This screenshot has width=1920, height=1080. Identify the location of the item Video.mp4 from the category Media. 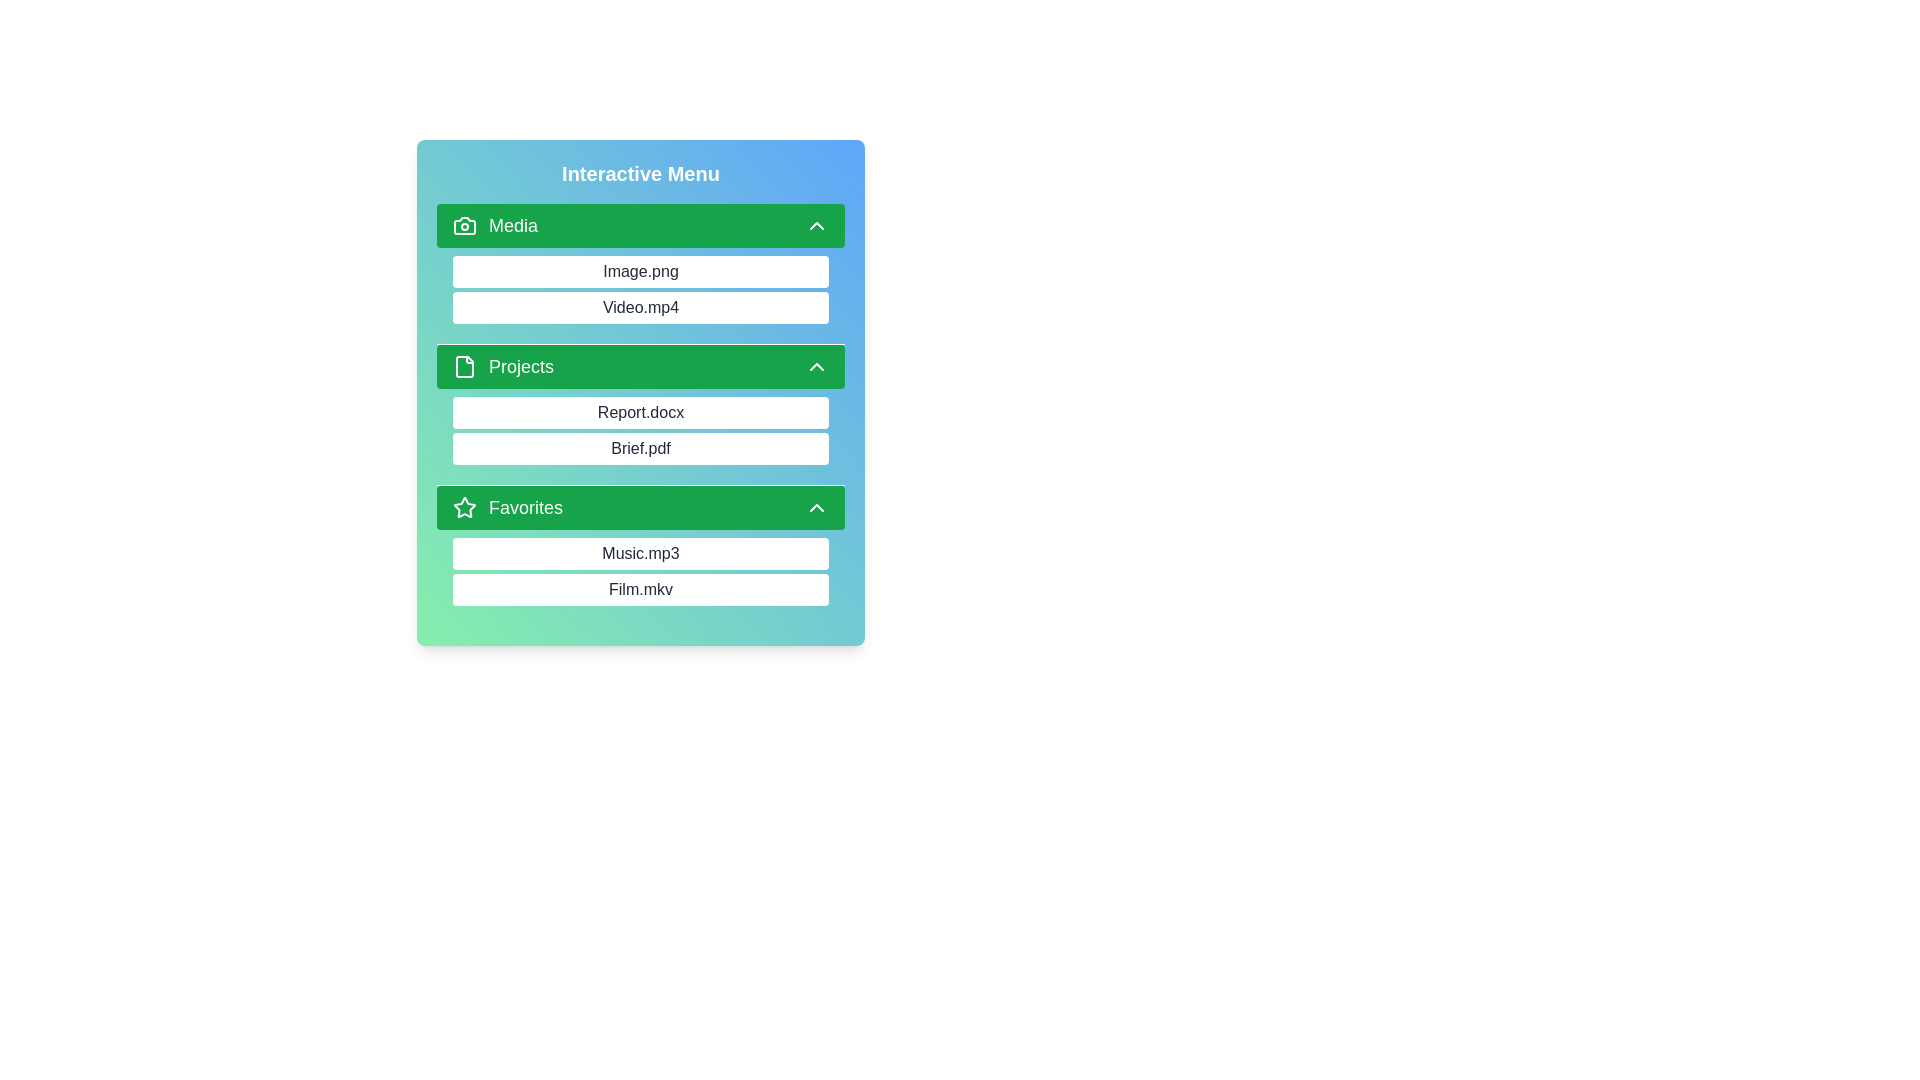
(451, 308).